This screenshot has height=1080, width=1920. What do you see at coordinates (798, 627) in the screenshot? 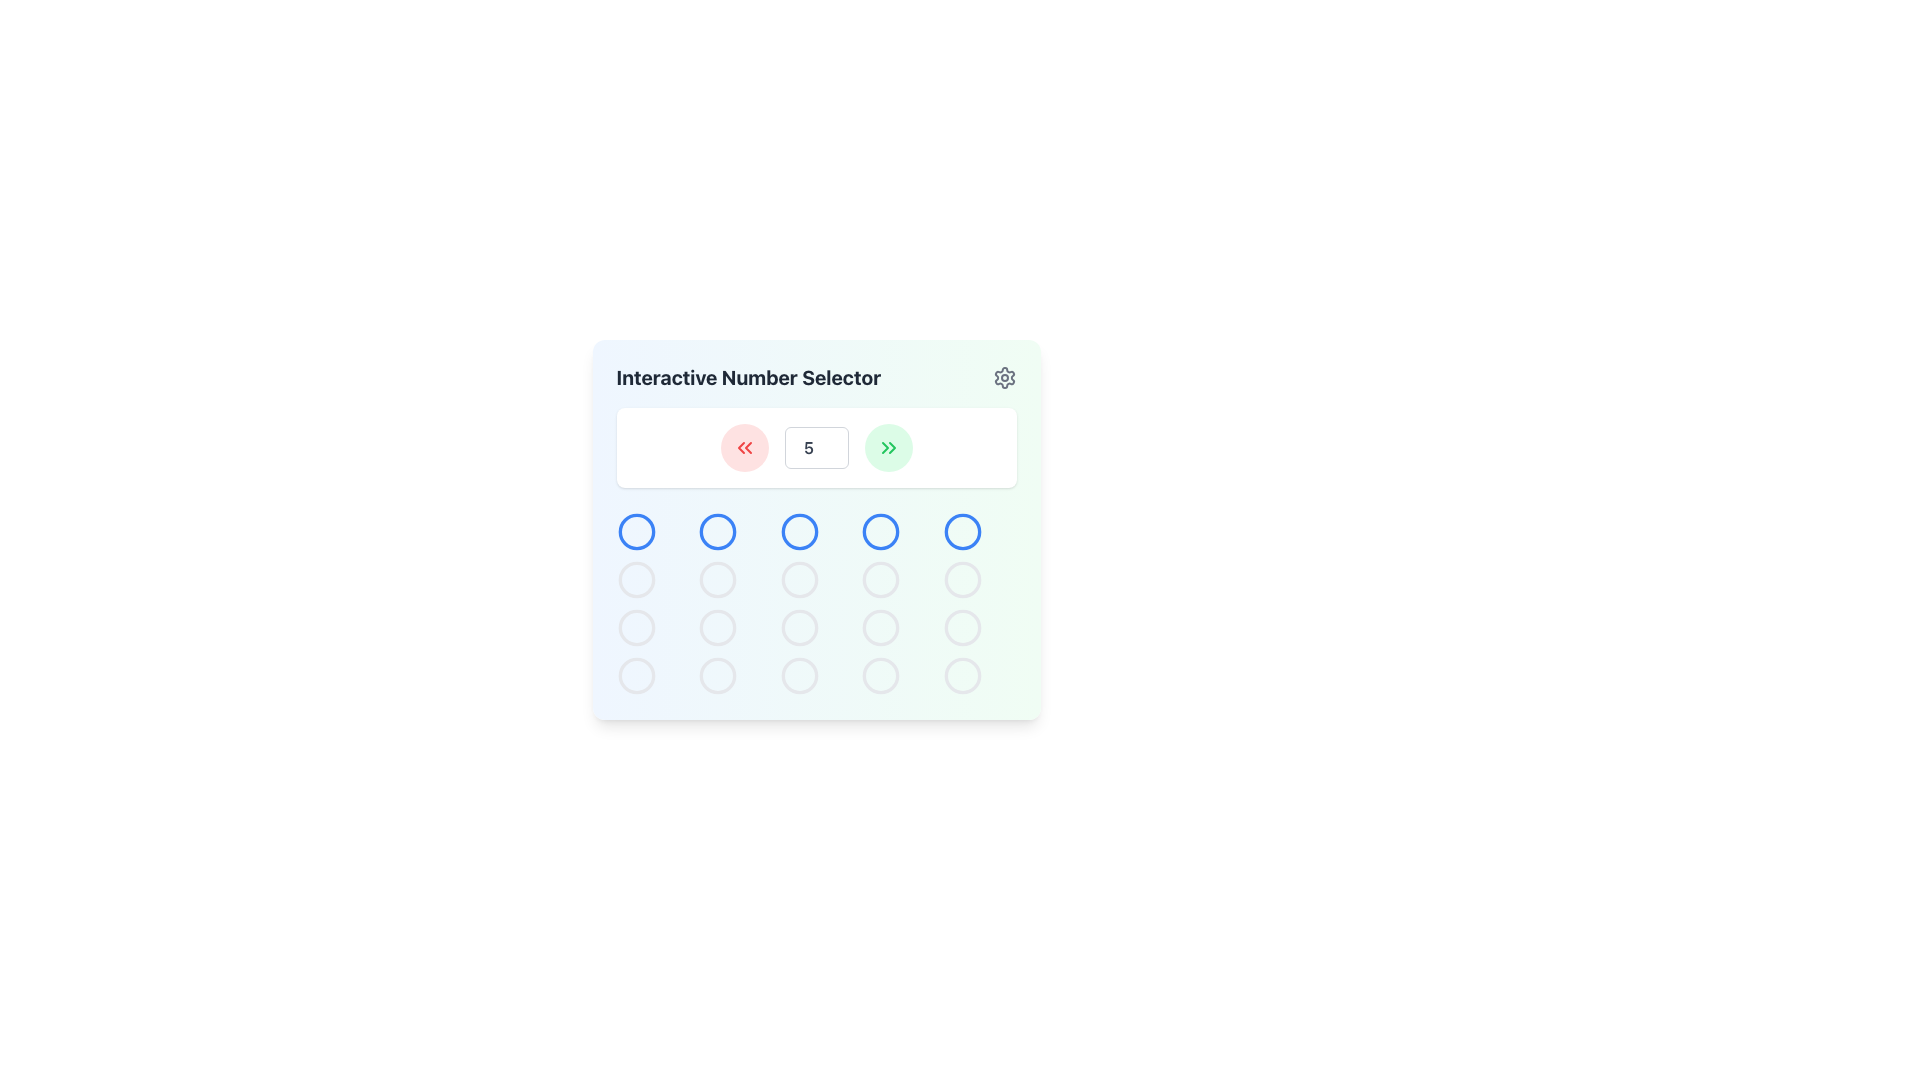
I see `the central SVG circle element in the bottom row, third column of the interactive number selector interface` at bounding box center [798, 627].